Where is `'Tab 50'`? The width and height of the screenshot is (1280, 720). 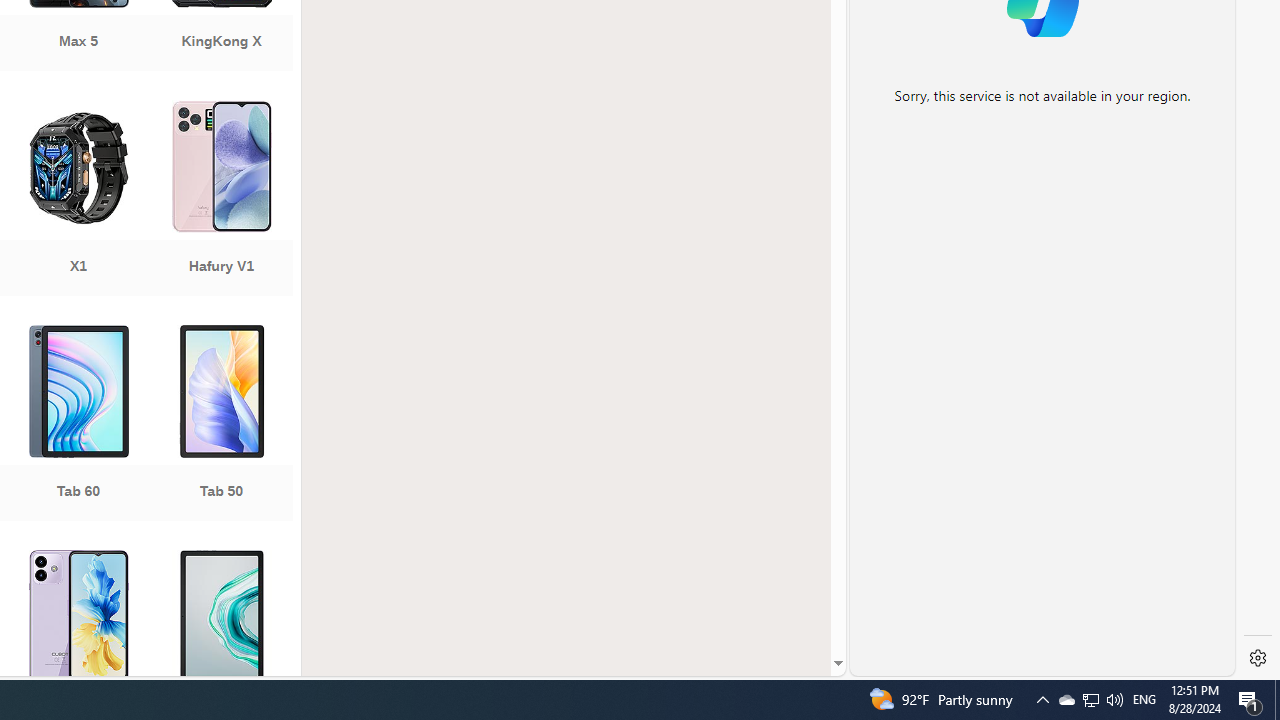 'Tab 50' is located at coordinates (221, 424).